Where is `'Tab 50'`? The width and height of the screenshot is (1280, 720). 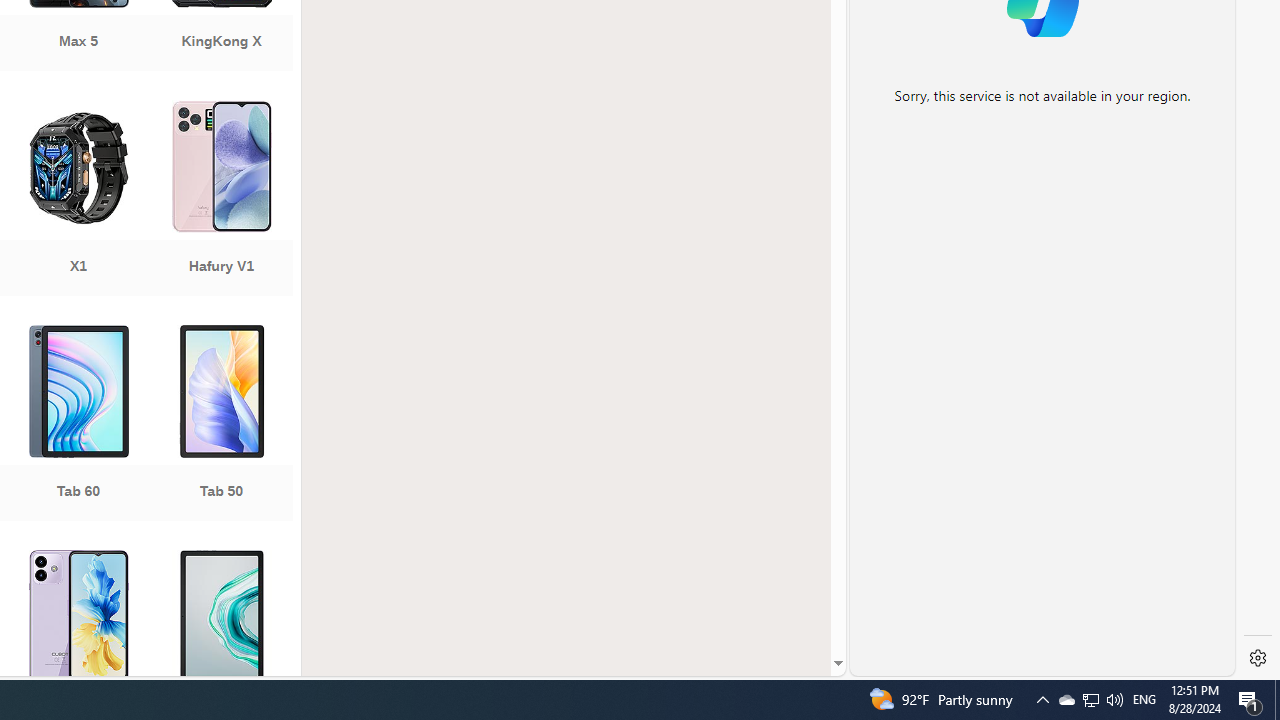 'Tab 50' is located at coordinates (221, 424).